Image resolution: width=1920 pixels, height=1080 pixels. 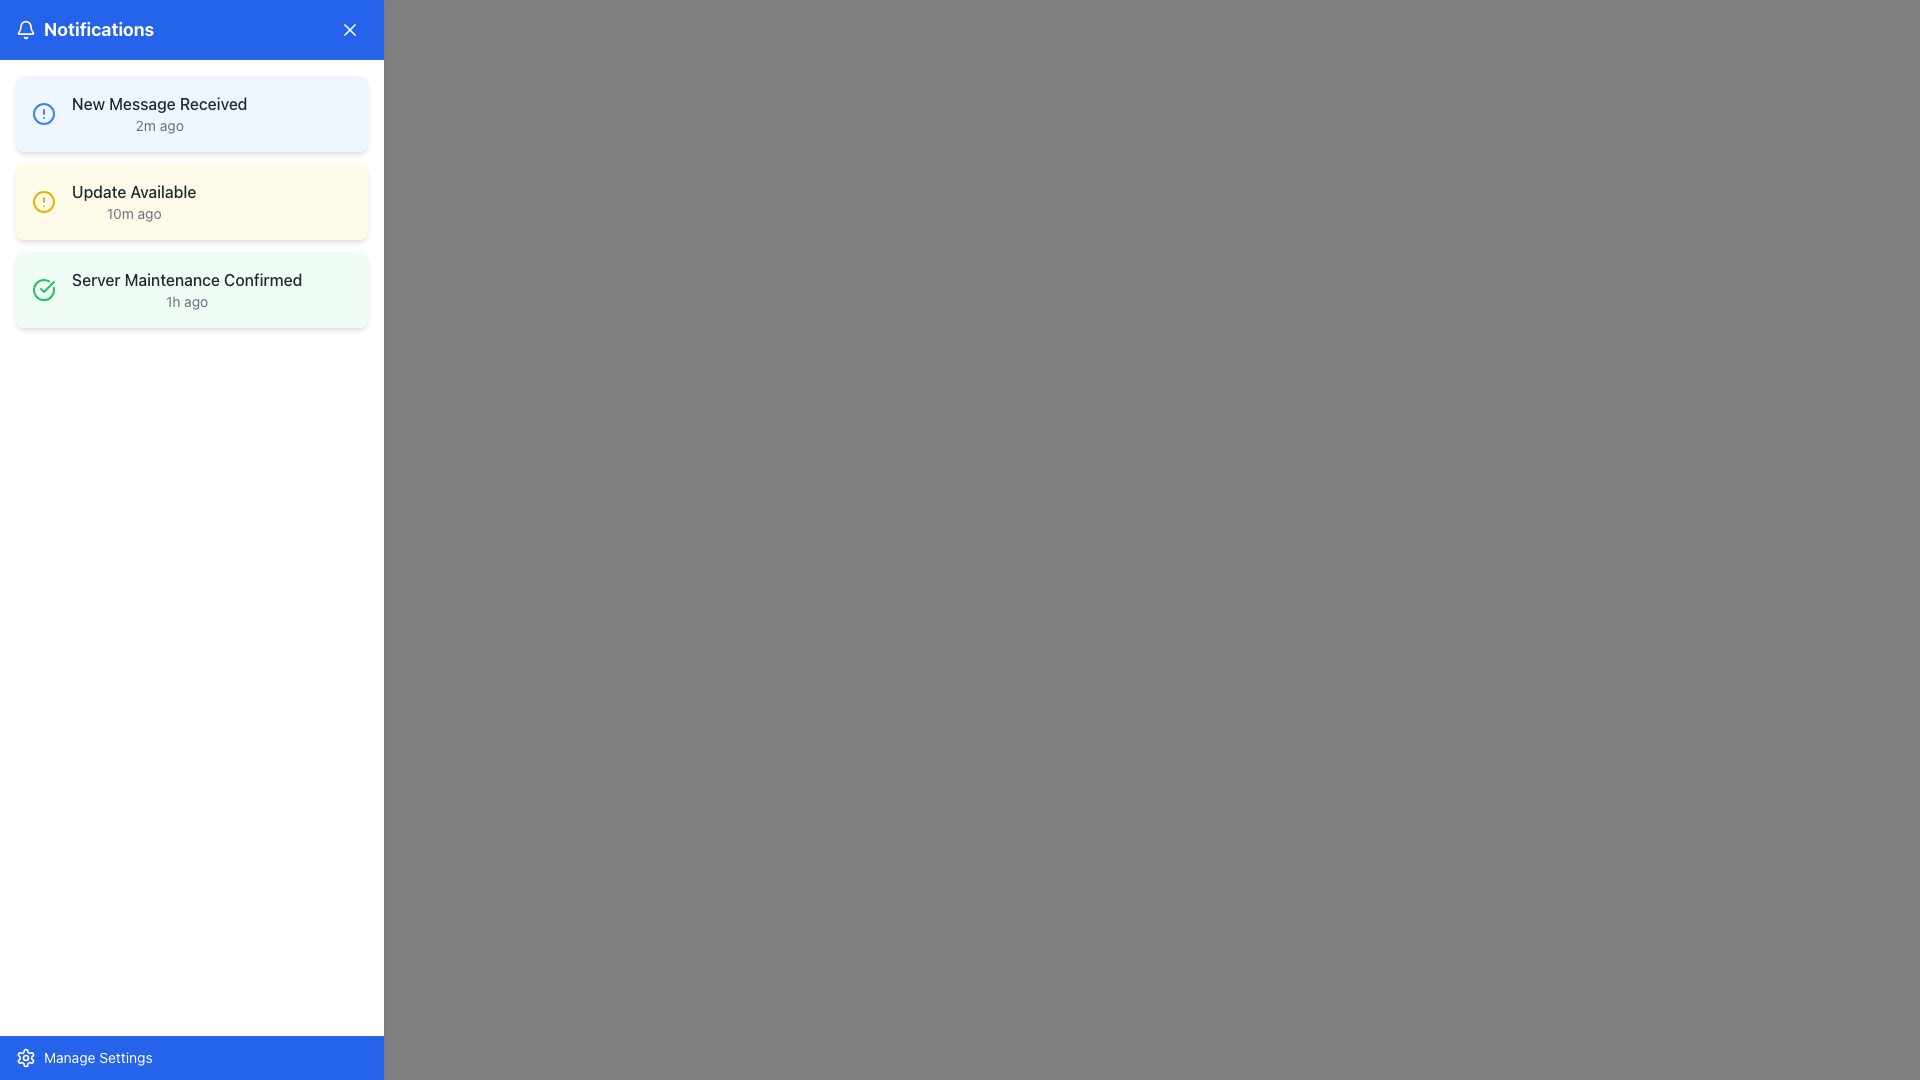 I want to click on the timestamp label located directly below the 'Update Available' text in the notification panel, which has a light yellow background, so click(x=133, y=213).